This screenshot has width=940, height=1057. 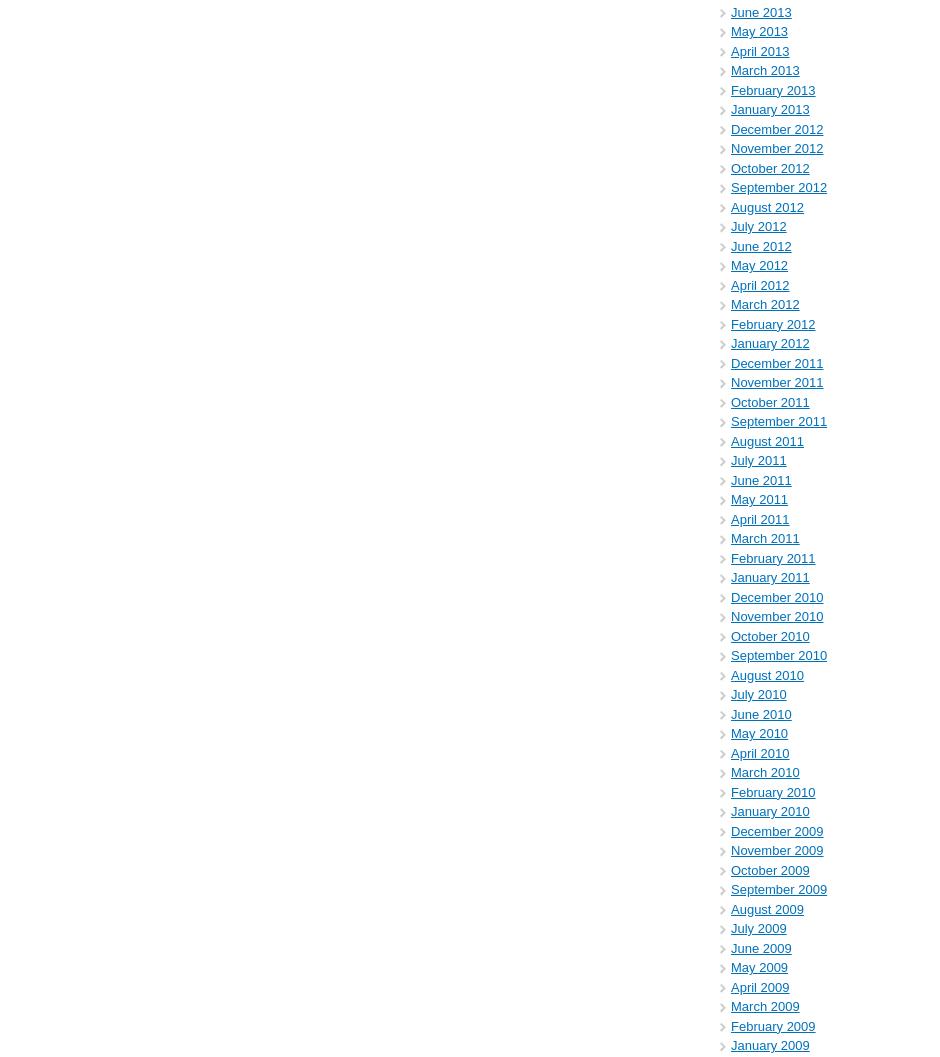 I want to click on 'October 2011', so click(x=768, y=400).